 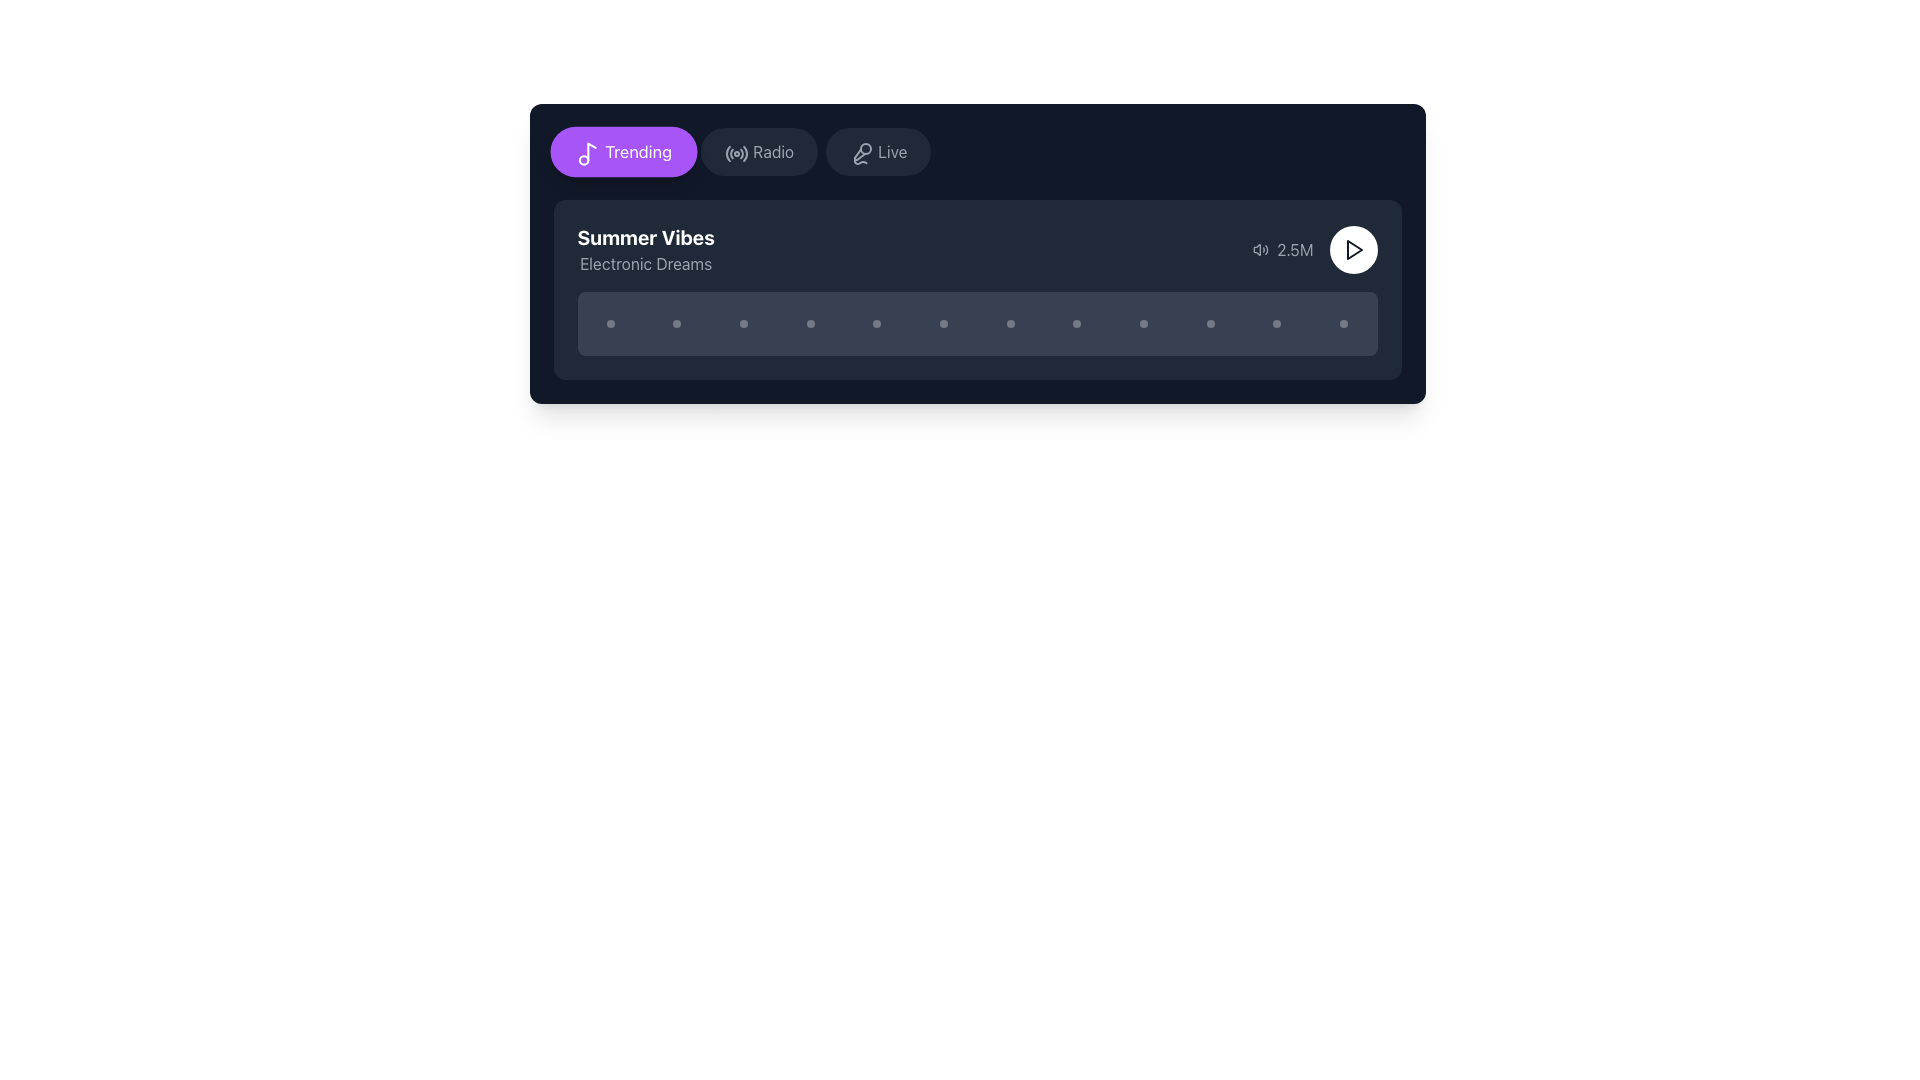 What do you see at coordinates (736, 153) in the screenshot?
I see `the 'Radio' button icon located in the navigation bar` at bounding box center [736, 153].